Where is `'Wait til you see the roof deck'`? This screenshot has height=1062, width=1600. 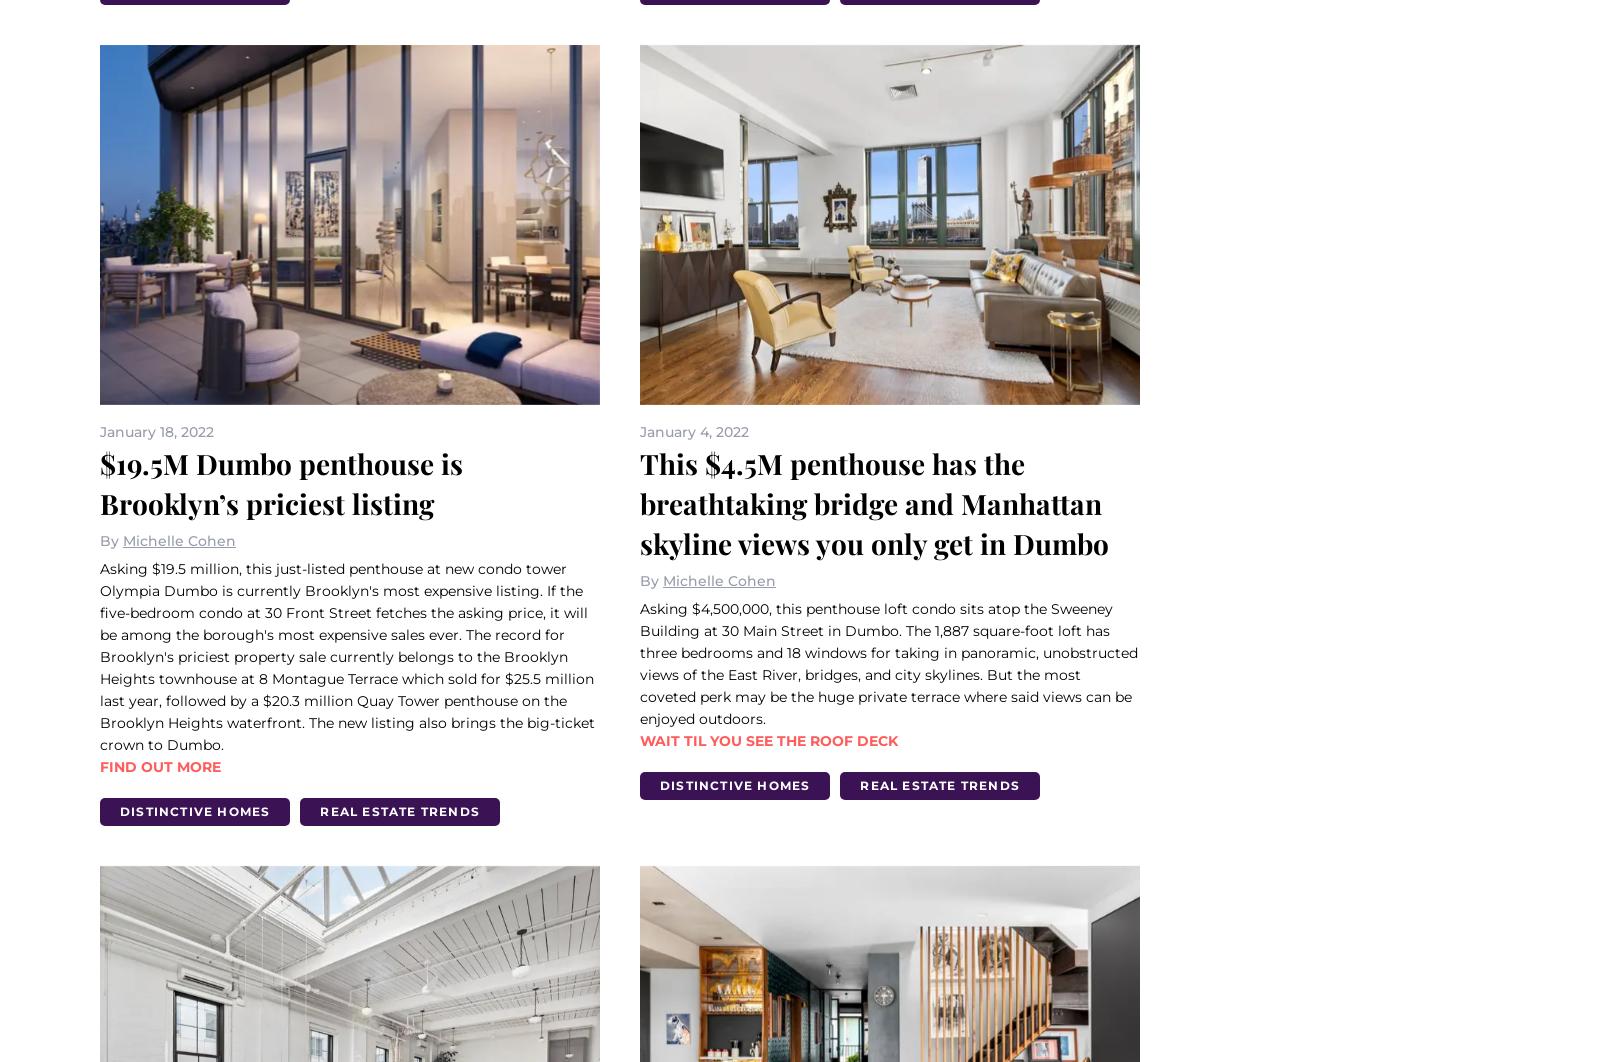
'Wait til you see the roof deck' is located at coordinates (768, 740).